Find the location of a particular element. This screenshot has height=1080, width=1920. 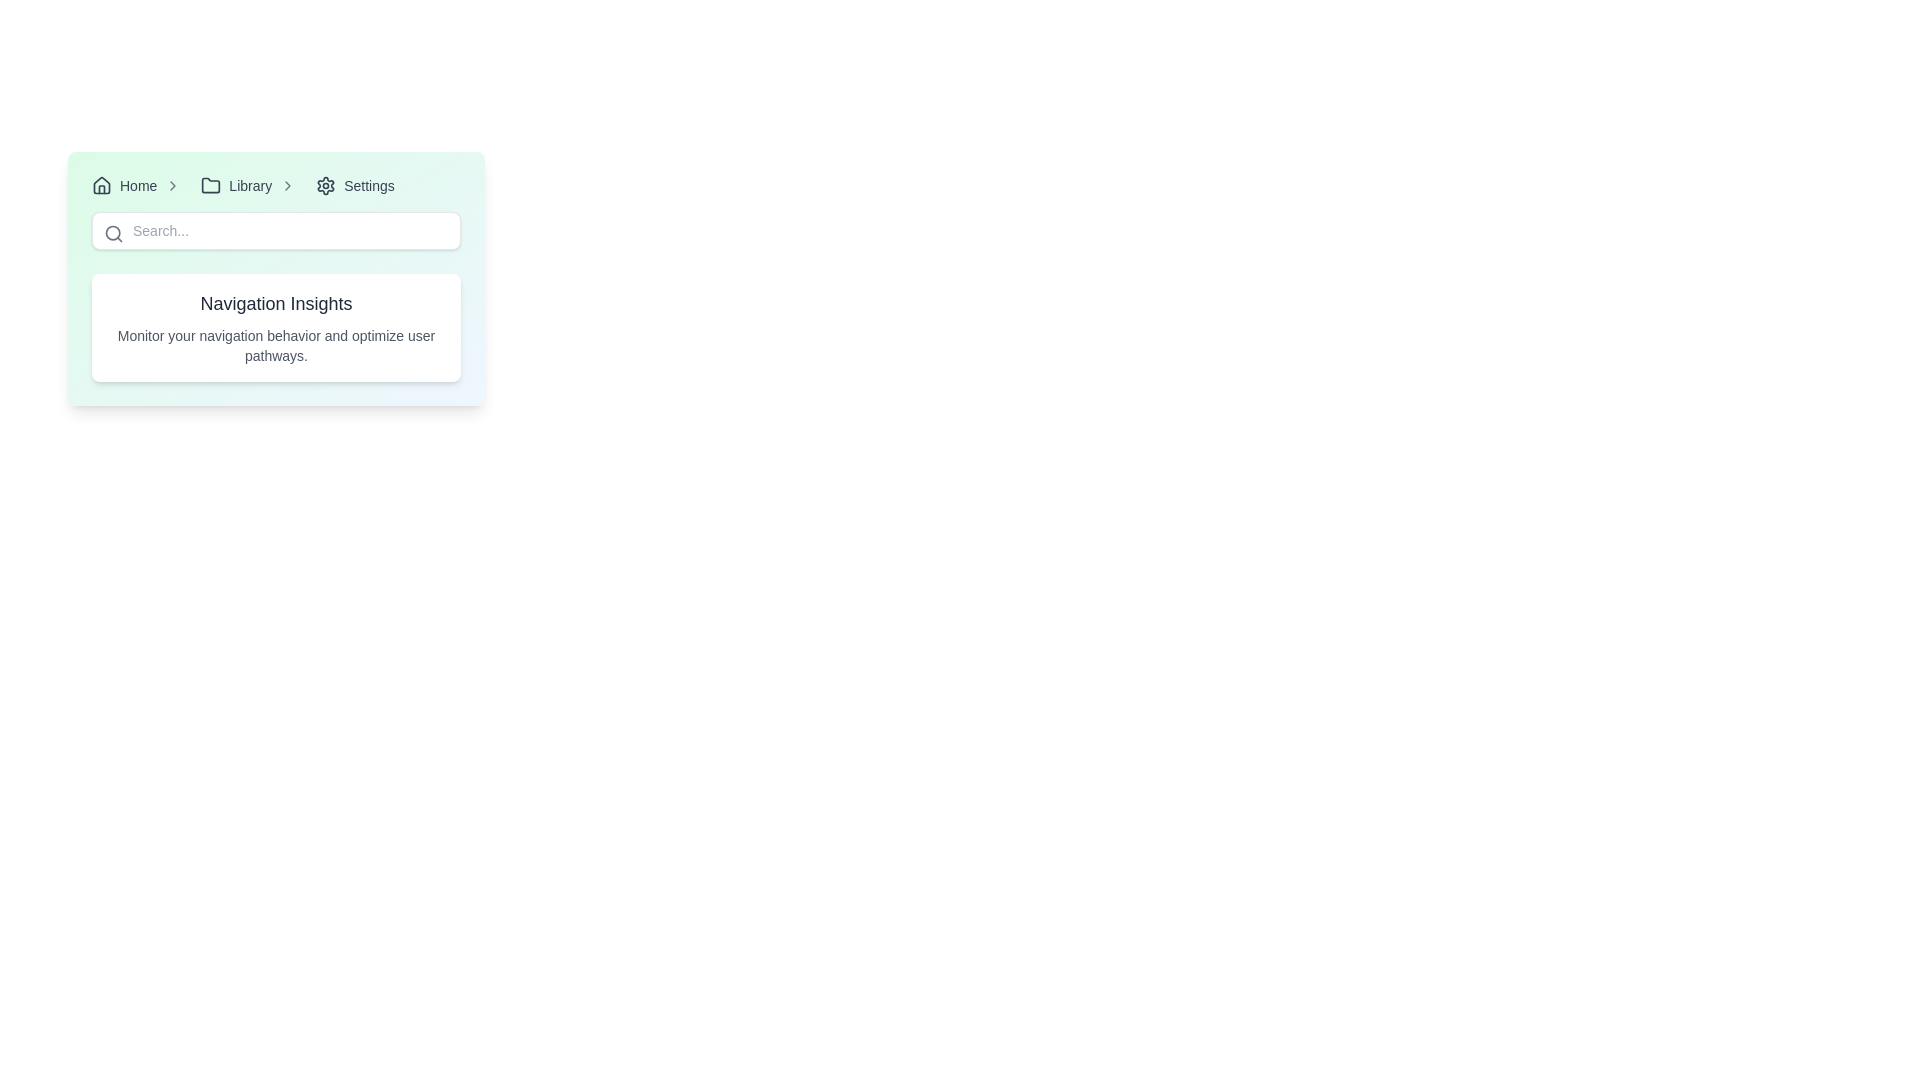

the 'Library' text label in the breadcrumb navigation, which appears to the right of a folder icon and is styled with a small font size and medium weight is located at coordinates (249, 185).